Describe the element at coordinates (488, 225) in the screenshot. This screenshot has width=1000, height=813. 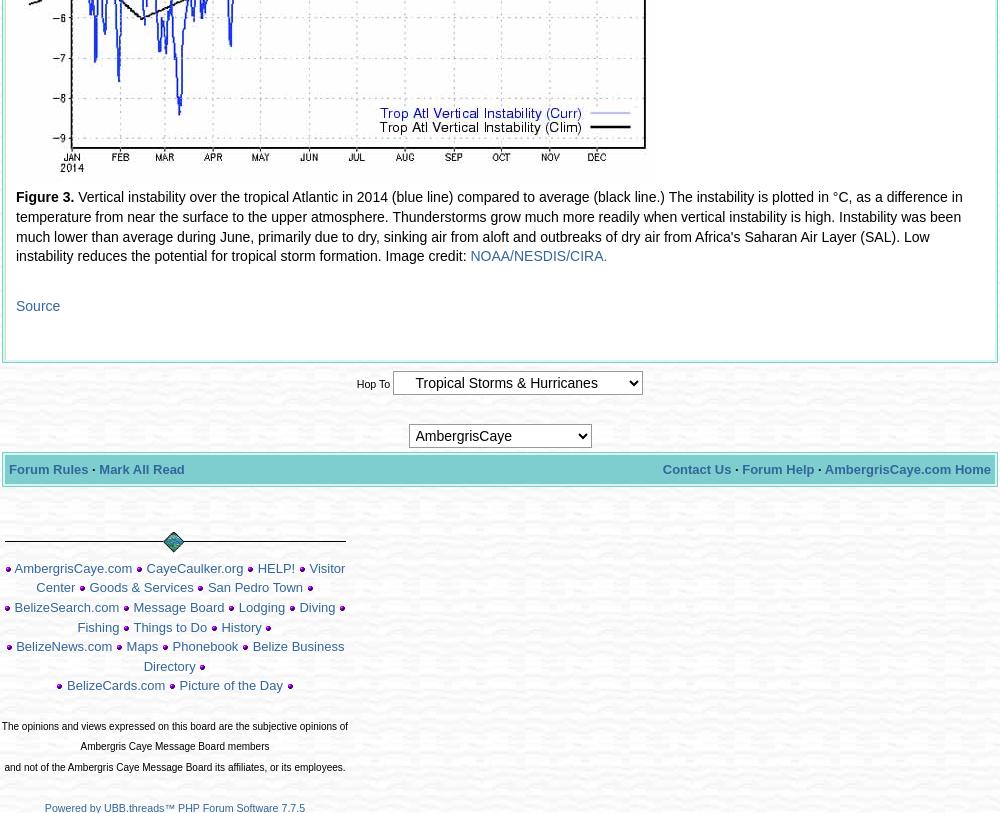
I see `'Vertical instability over the tropical Atlantic in 2014 (blue line) compared to average (black line.) The instability is plotted in °C, as a difference in temperature from near the surface to the upper atmosphere. Thunderstorms grow much more readily when vertical instability is high. Instability was been much lower than average during June, primarily due to dry, sinking air from aloft and outbreaks of dry air from Africa's Saharan Air Layer (SAL). Low instability reduces the potential for tropical storm formation. Image credit:'` at that location.